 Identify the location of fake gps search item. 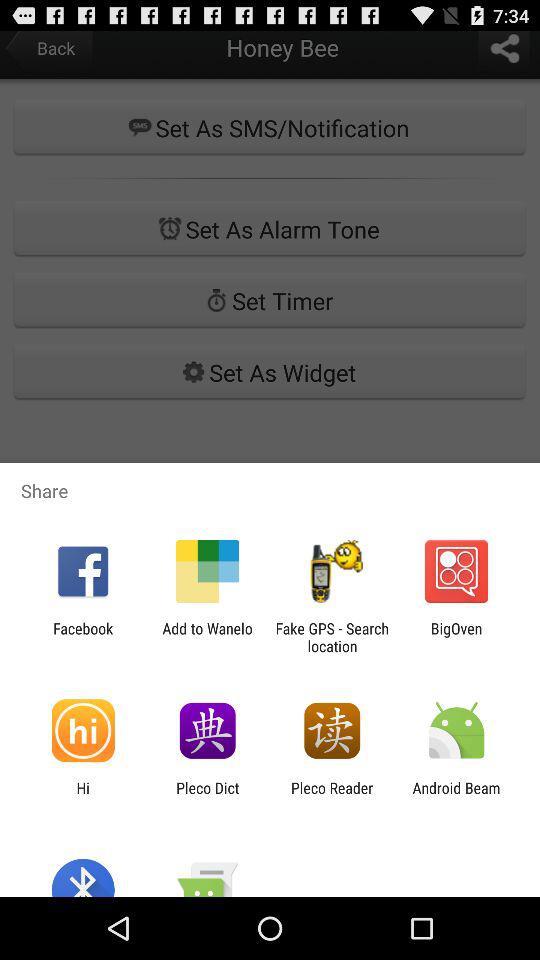
(332, 636).